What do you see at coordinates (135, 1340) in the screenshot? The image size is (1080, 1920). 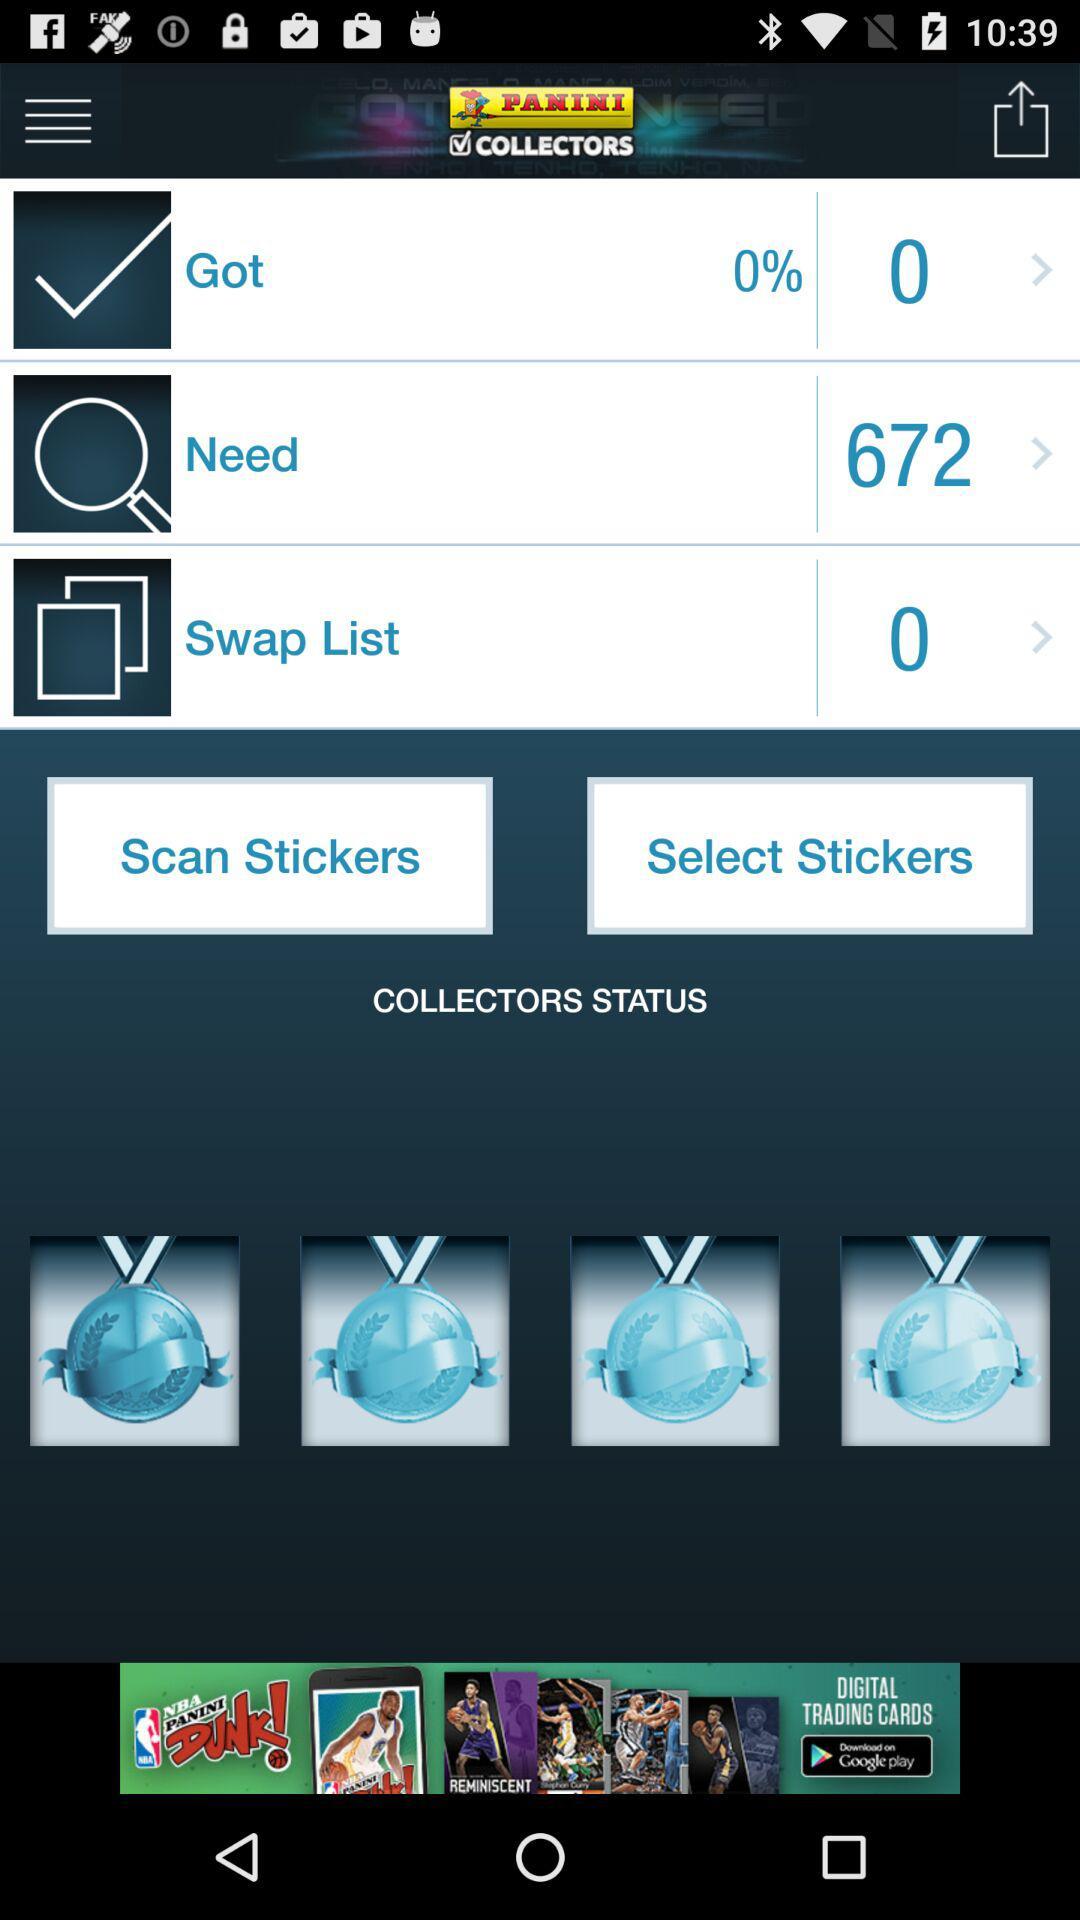 I see `sticker image` at bounding box center [135, 1340].